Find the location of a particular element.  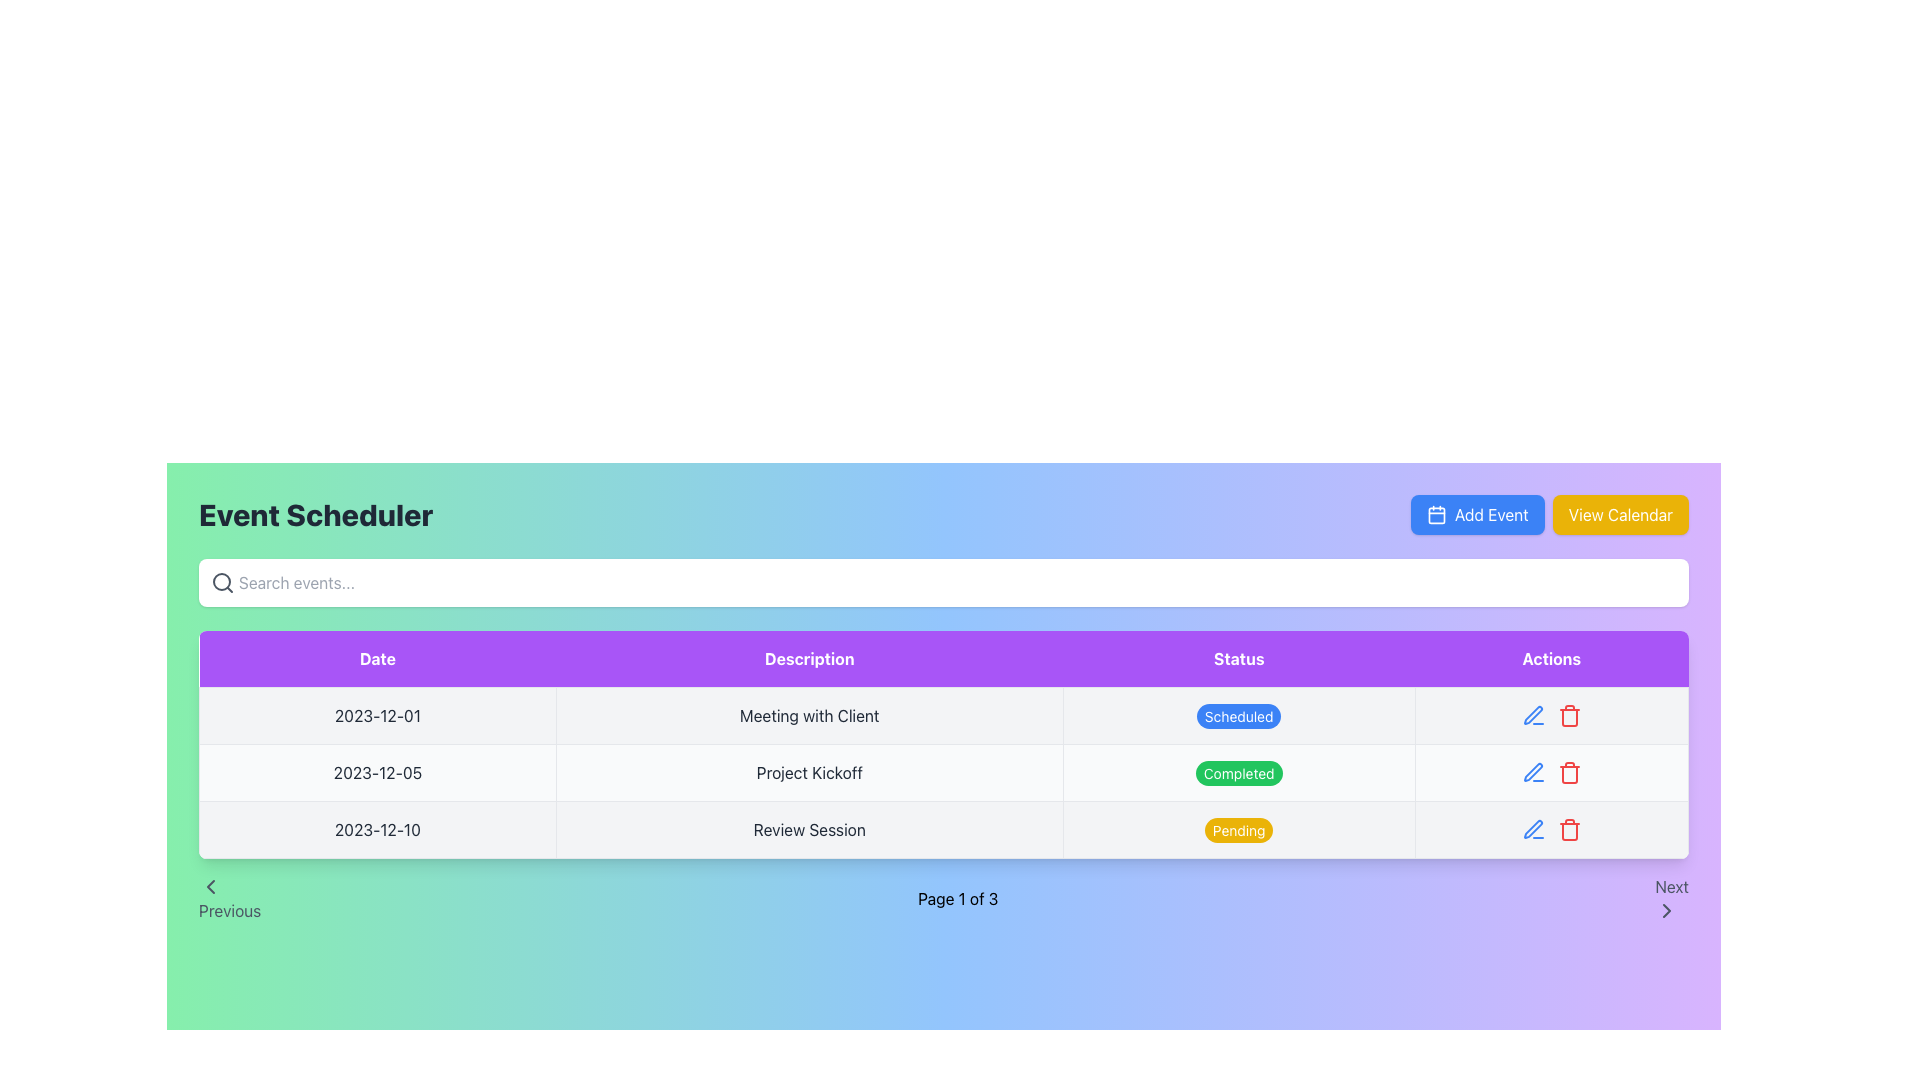

the small arrow-shaped icon that is part of the 'Next' pagination button located at the bottom-right corner of the table interface is located at coordinates (1667, 910).